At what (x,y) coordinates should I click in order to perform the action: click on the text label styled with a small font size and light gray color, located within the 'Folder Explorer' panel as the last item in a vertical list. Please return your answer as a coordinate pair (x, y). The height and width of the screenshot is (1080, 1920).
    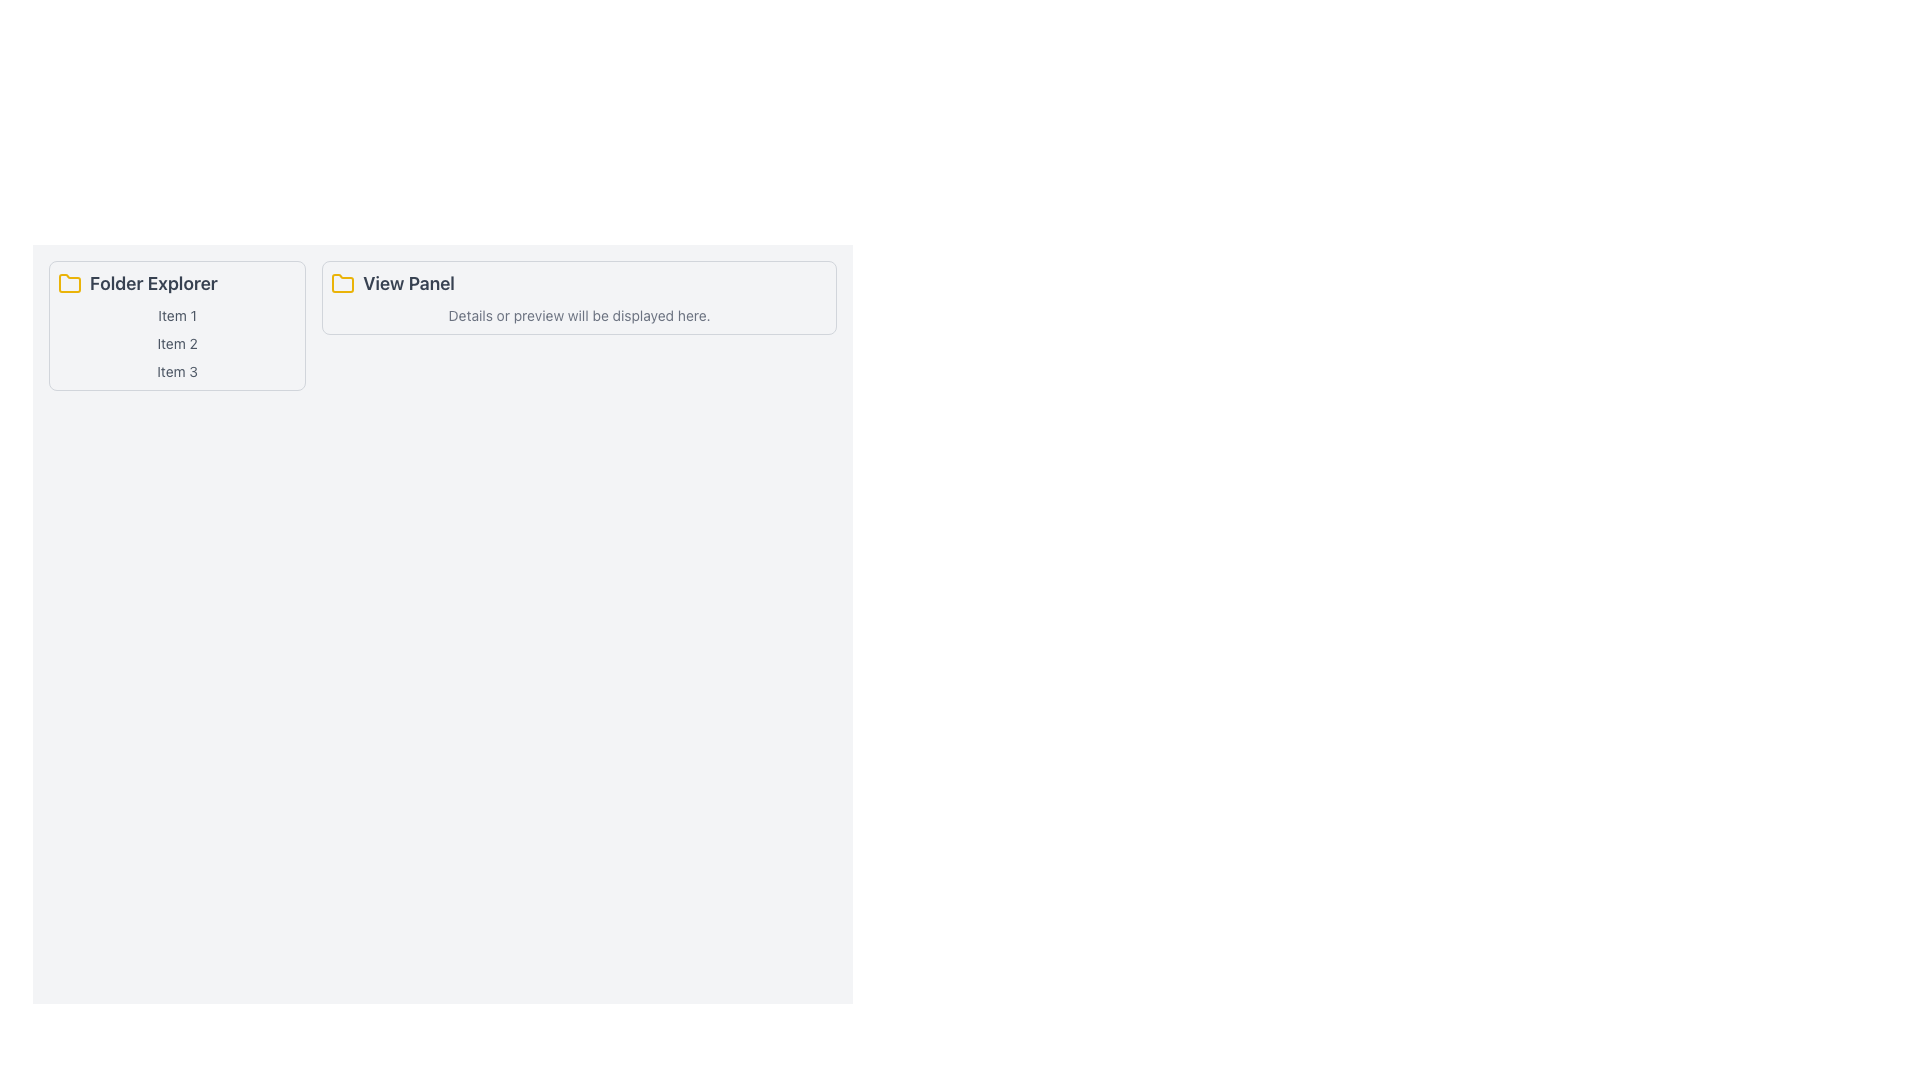
    Looking at the image, I should click on (177, 371).